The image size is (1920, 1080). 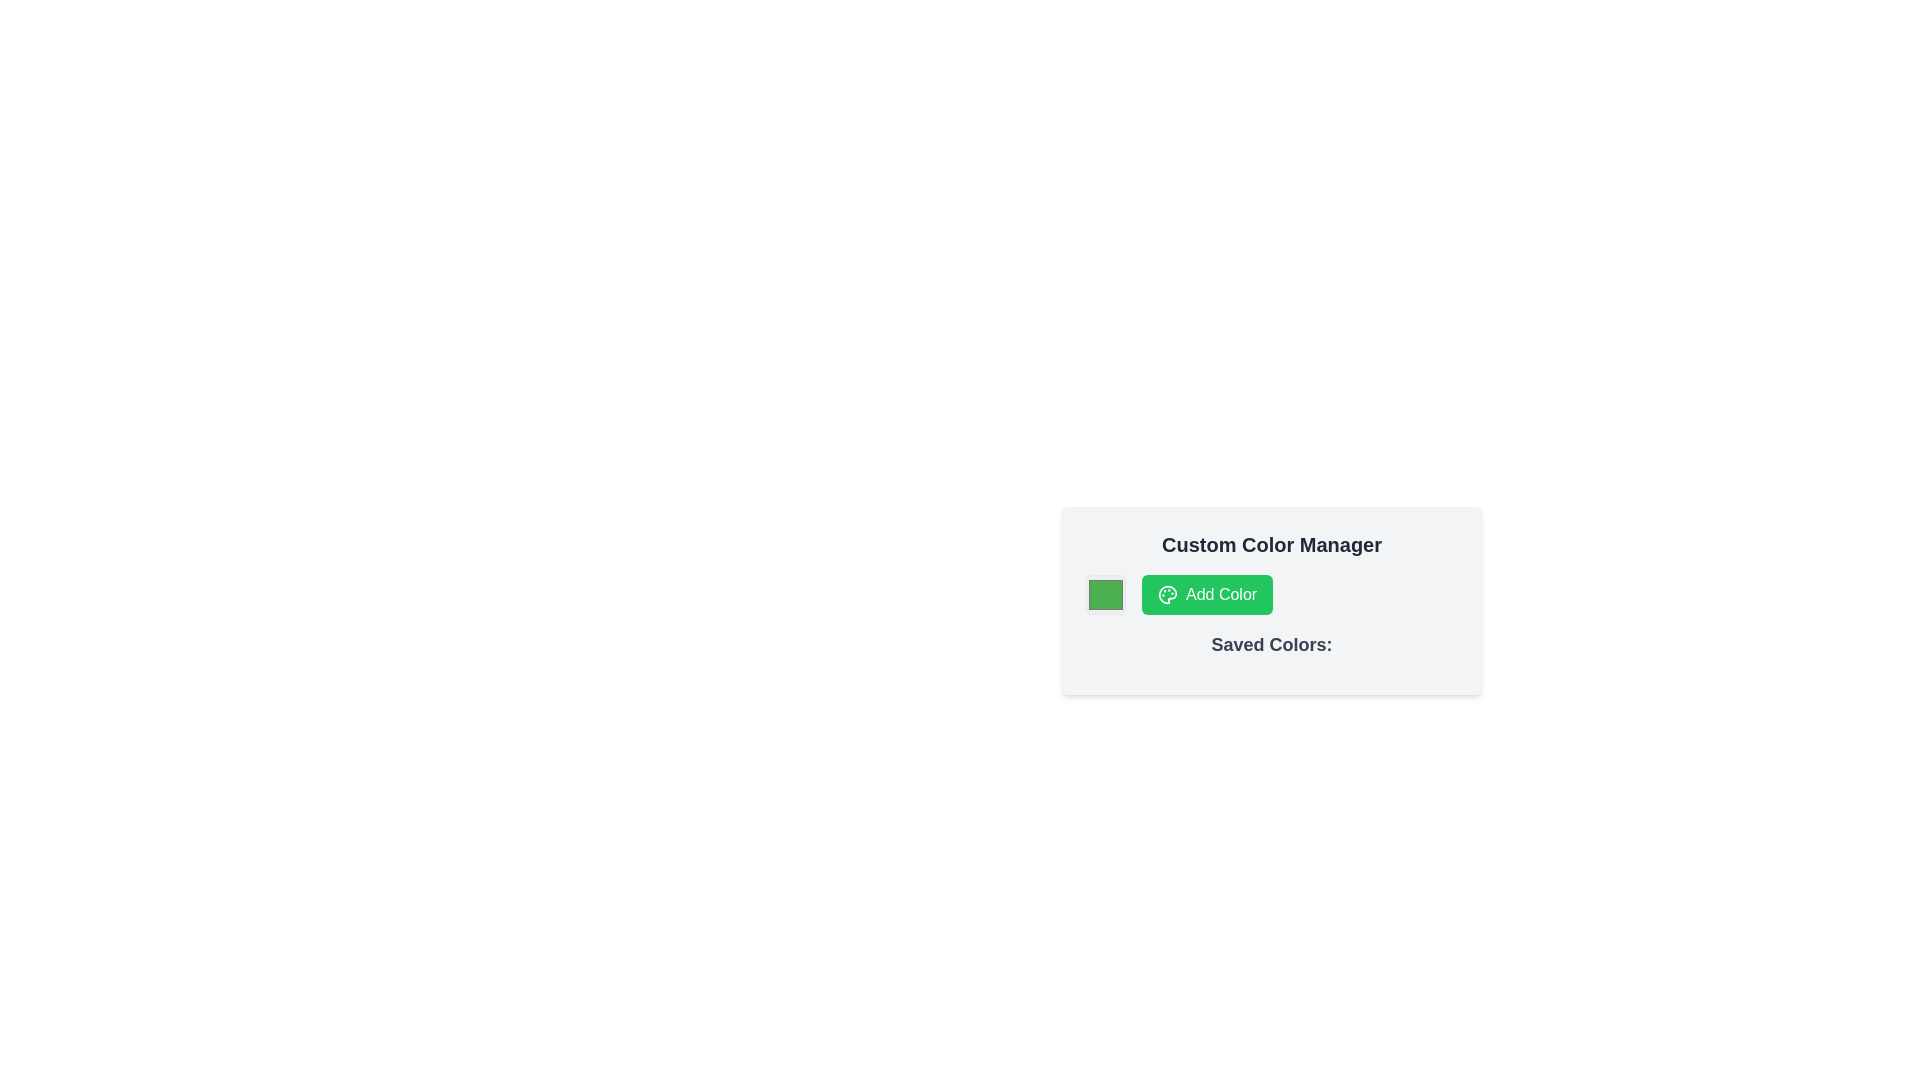 I want to click on the 'Add Color' button located in the 'Custom Color Manager' section, so click(x=1271, y=593).